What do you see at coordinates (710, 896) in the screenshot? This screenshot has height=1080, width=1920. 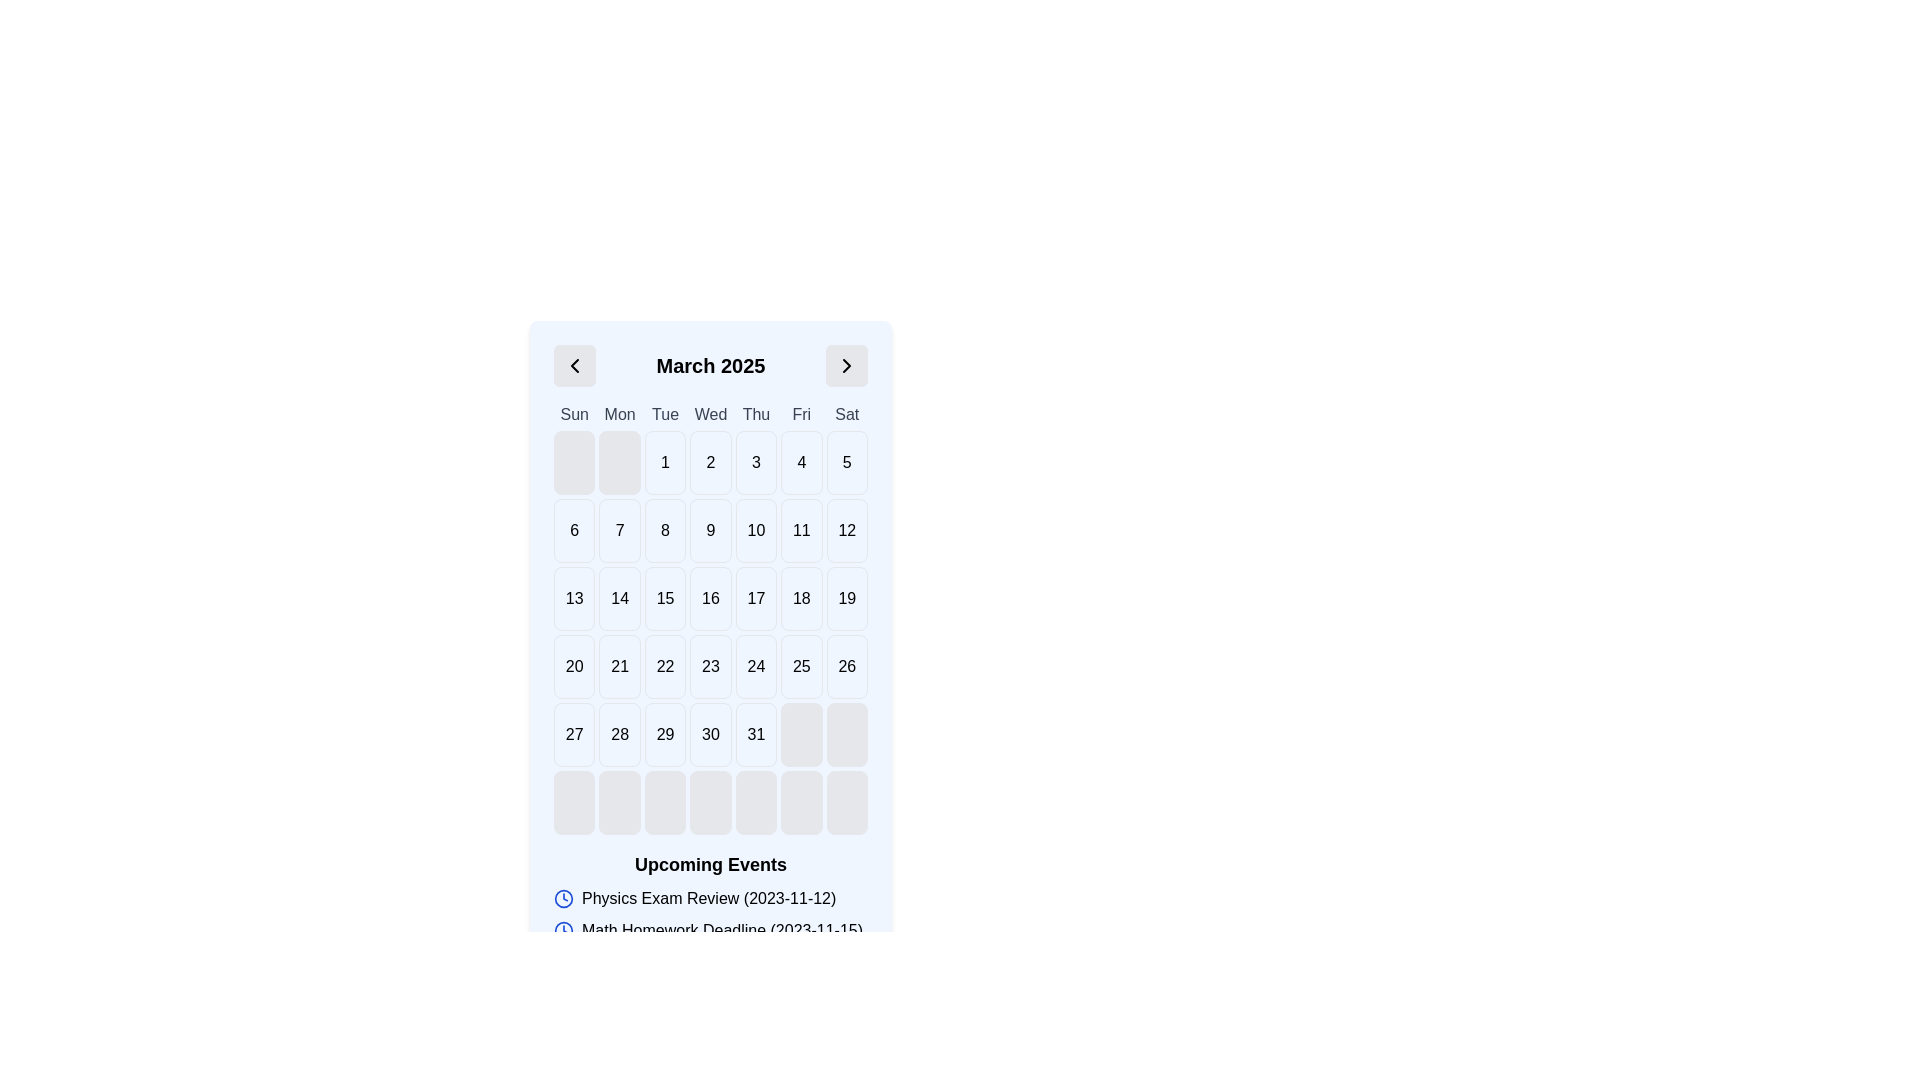 I see `the 'Upcoming Events' informational section that displays a list of upcoming events associated with the calendar` at bounding box center [710, 896].